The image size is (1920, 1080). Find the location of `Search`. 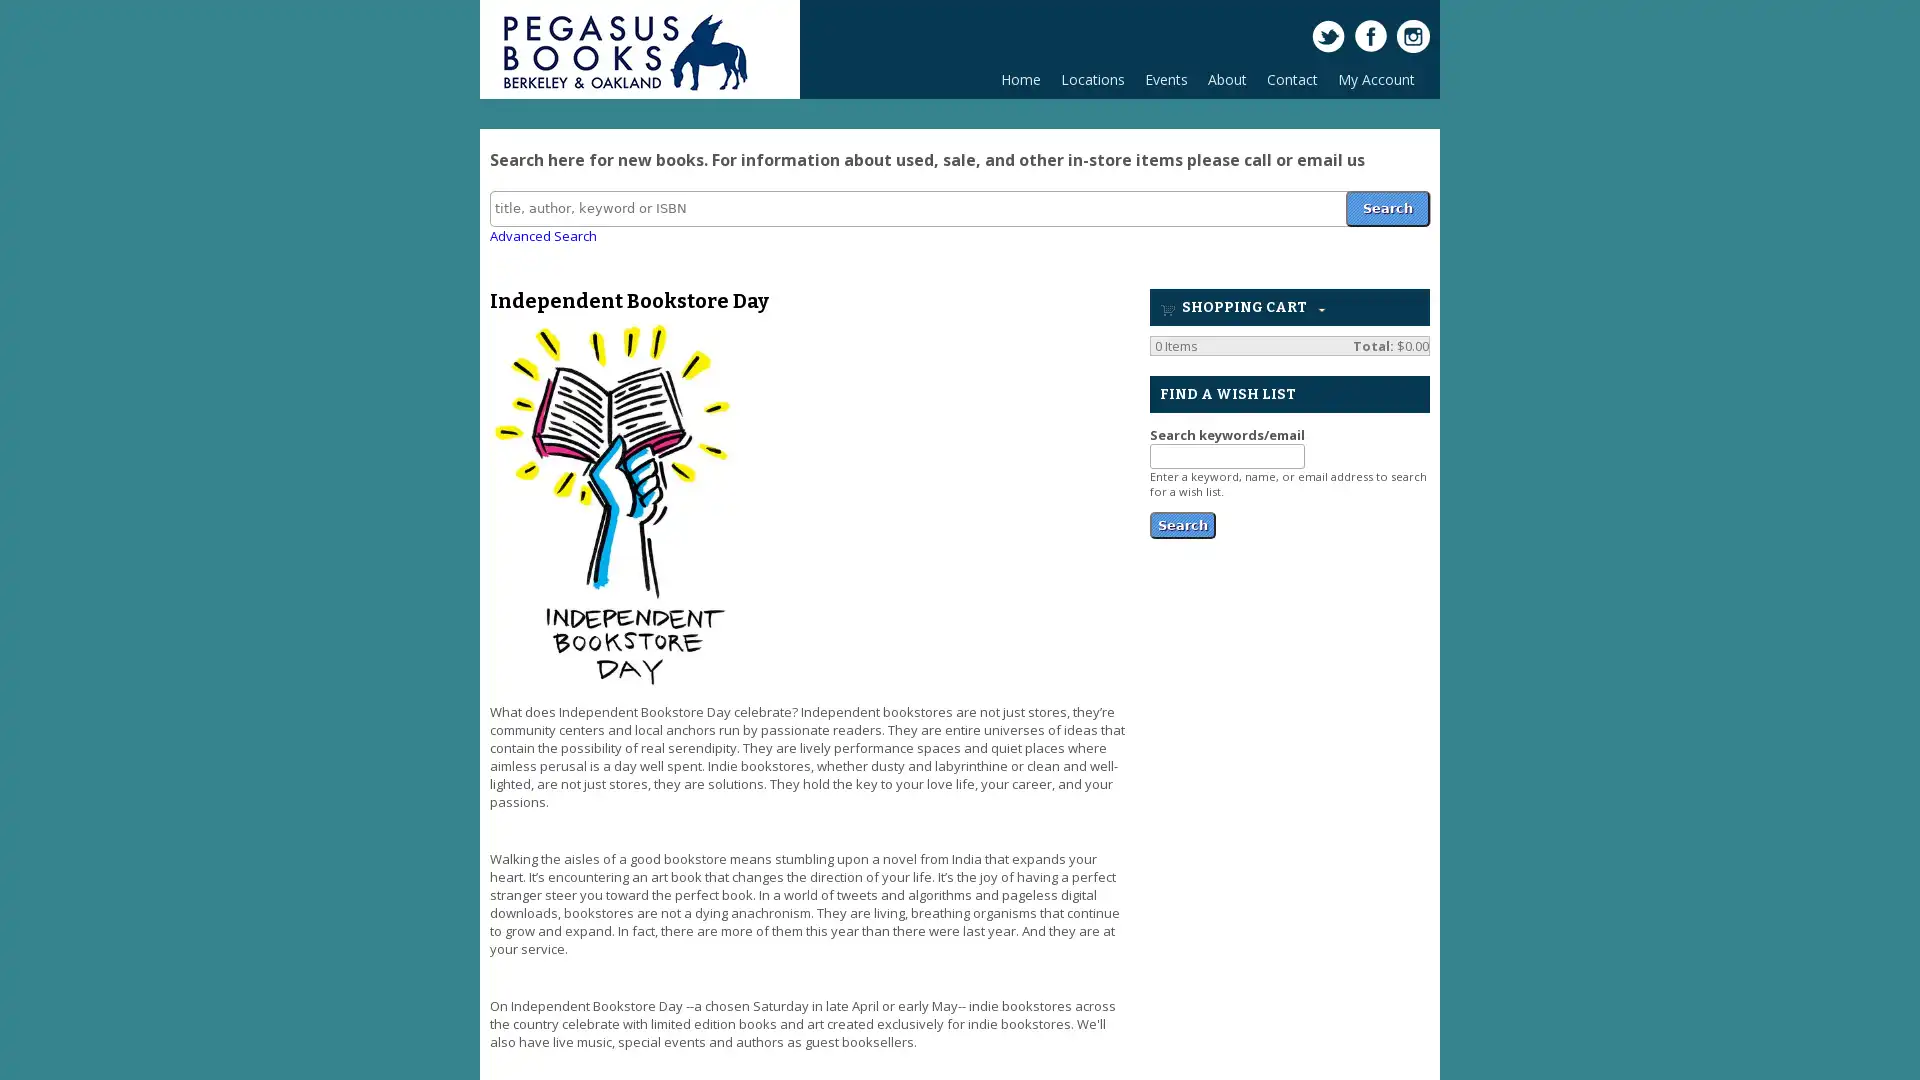

Search is located at coordinates (1386, 207).